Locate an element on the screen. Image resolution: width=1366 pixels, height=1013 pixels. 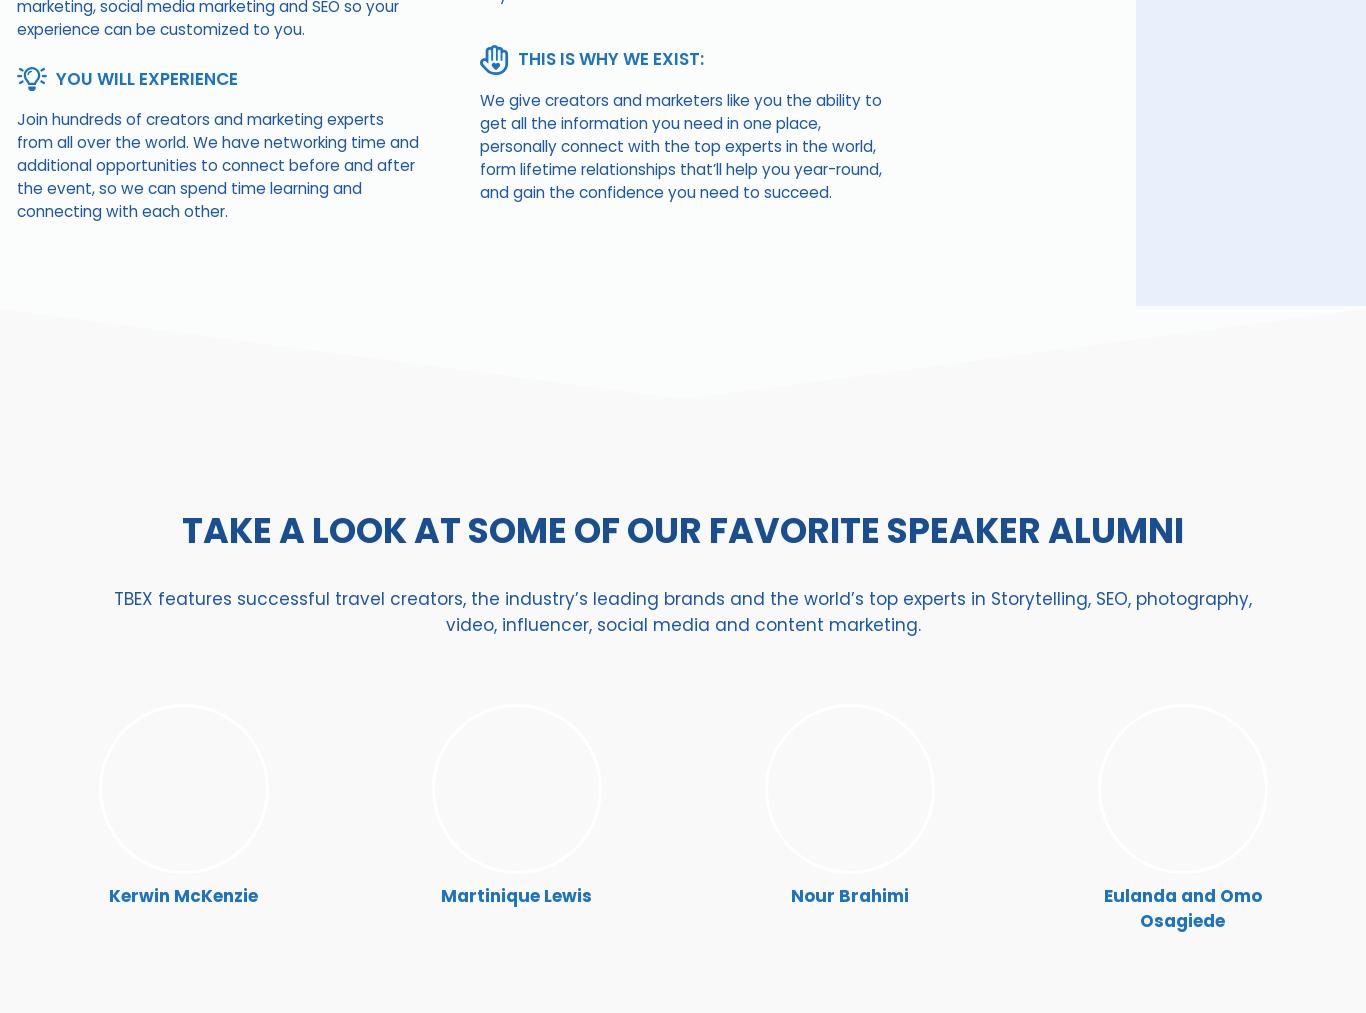
'Join hundreds of creators and marketing experts from all over the world. We have networking time and additional opportunities to connect before and after the event, so we can spend time learning and connecting with each other.' is located at coordinates (217, 165).